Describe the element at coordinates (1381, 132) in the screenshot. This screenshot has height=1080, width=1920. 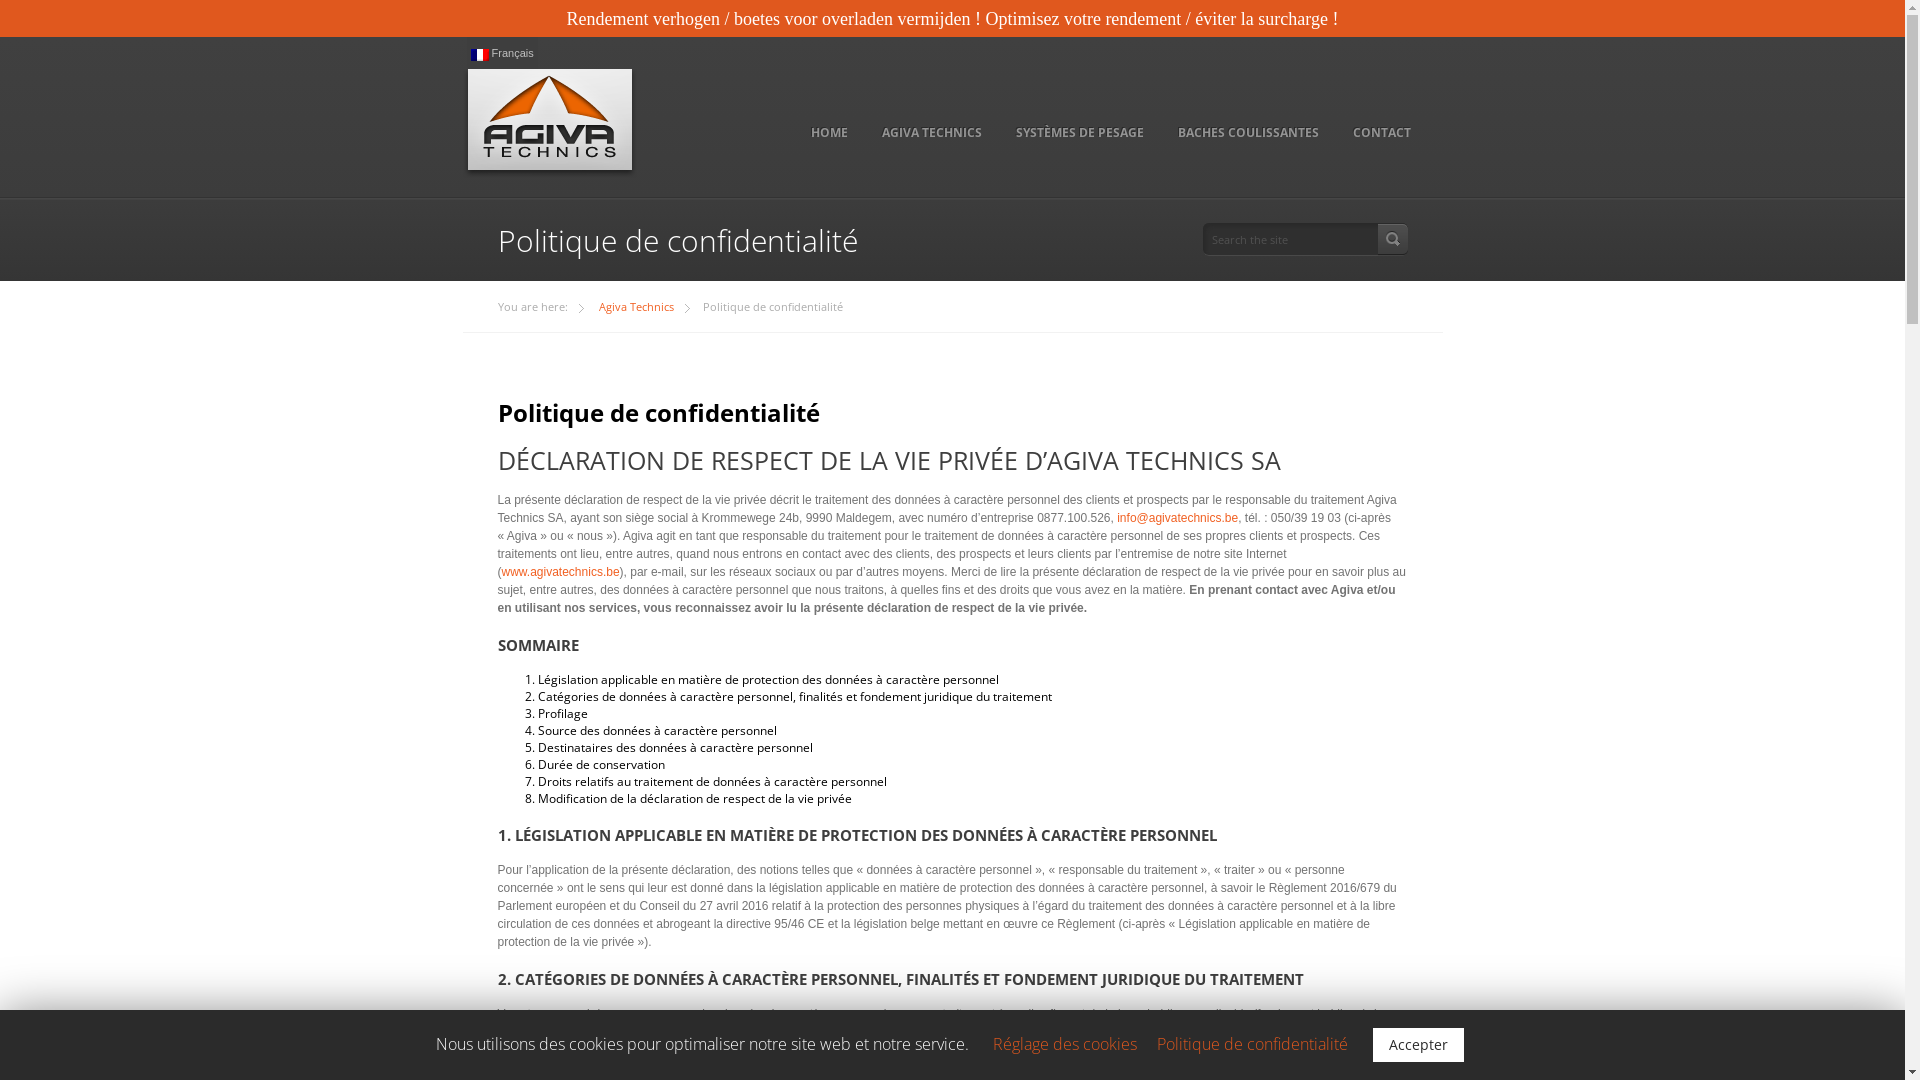
I see `'CONTACT'` at that location.